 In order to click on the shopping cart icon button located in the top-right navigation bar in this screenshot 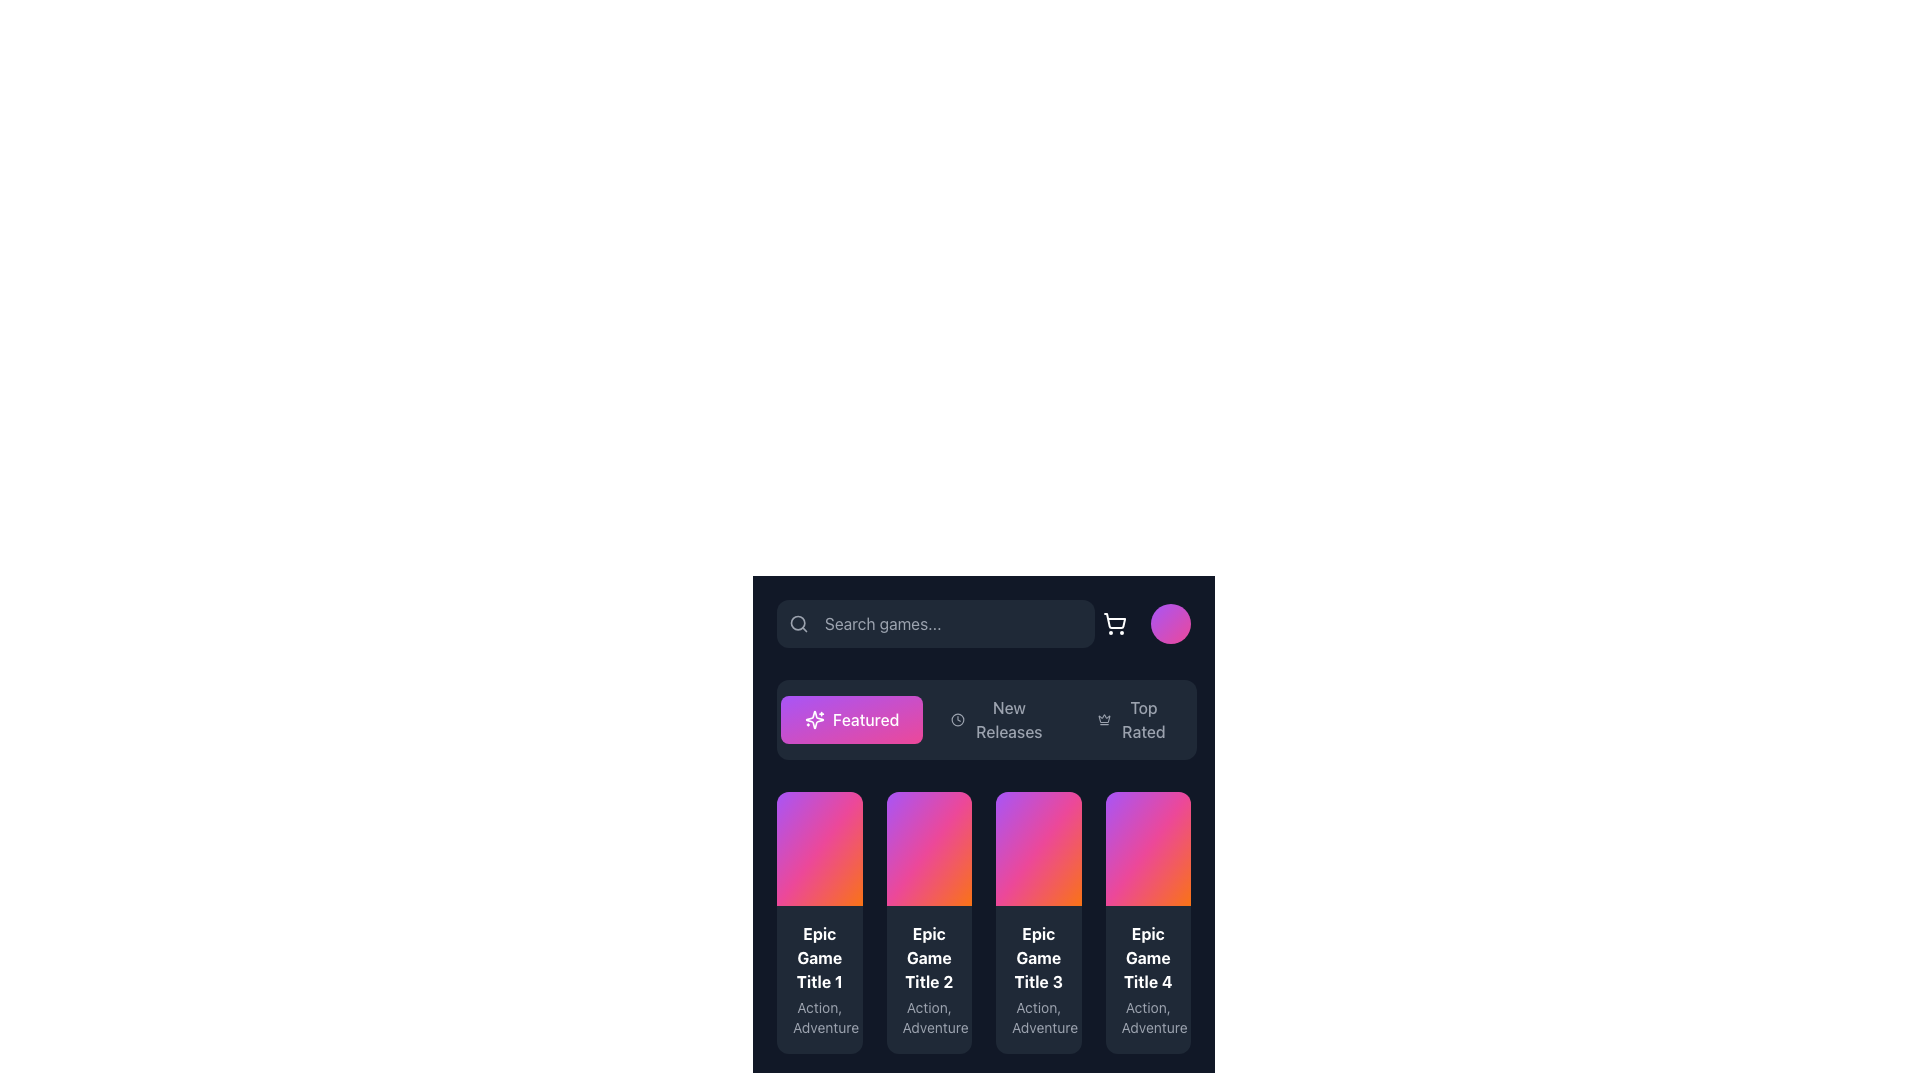, I will do `click(1113, 623)`.